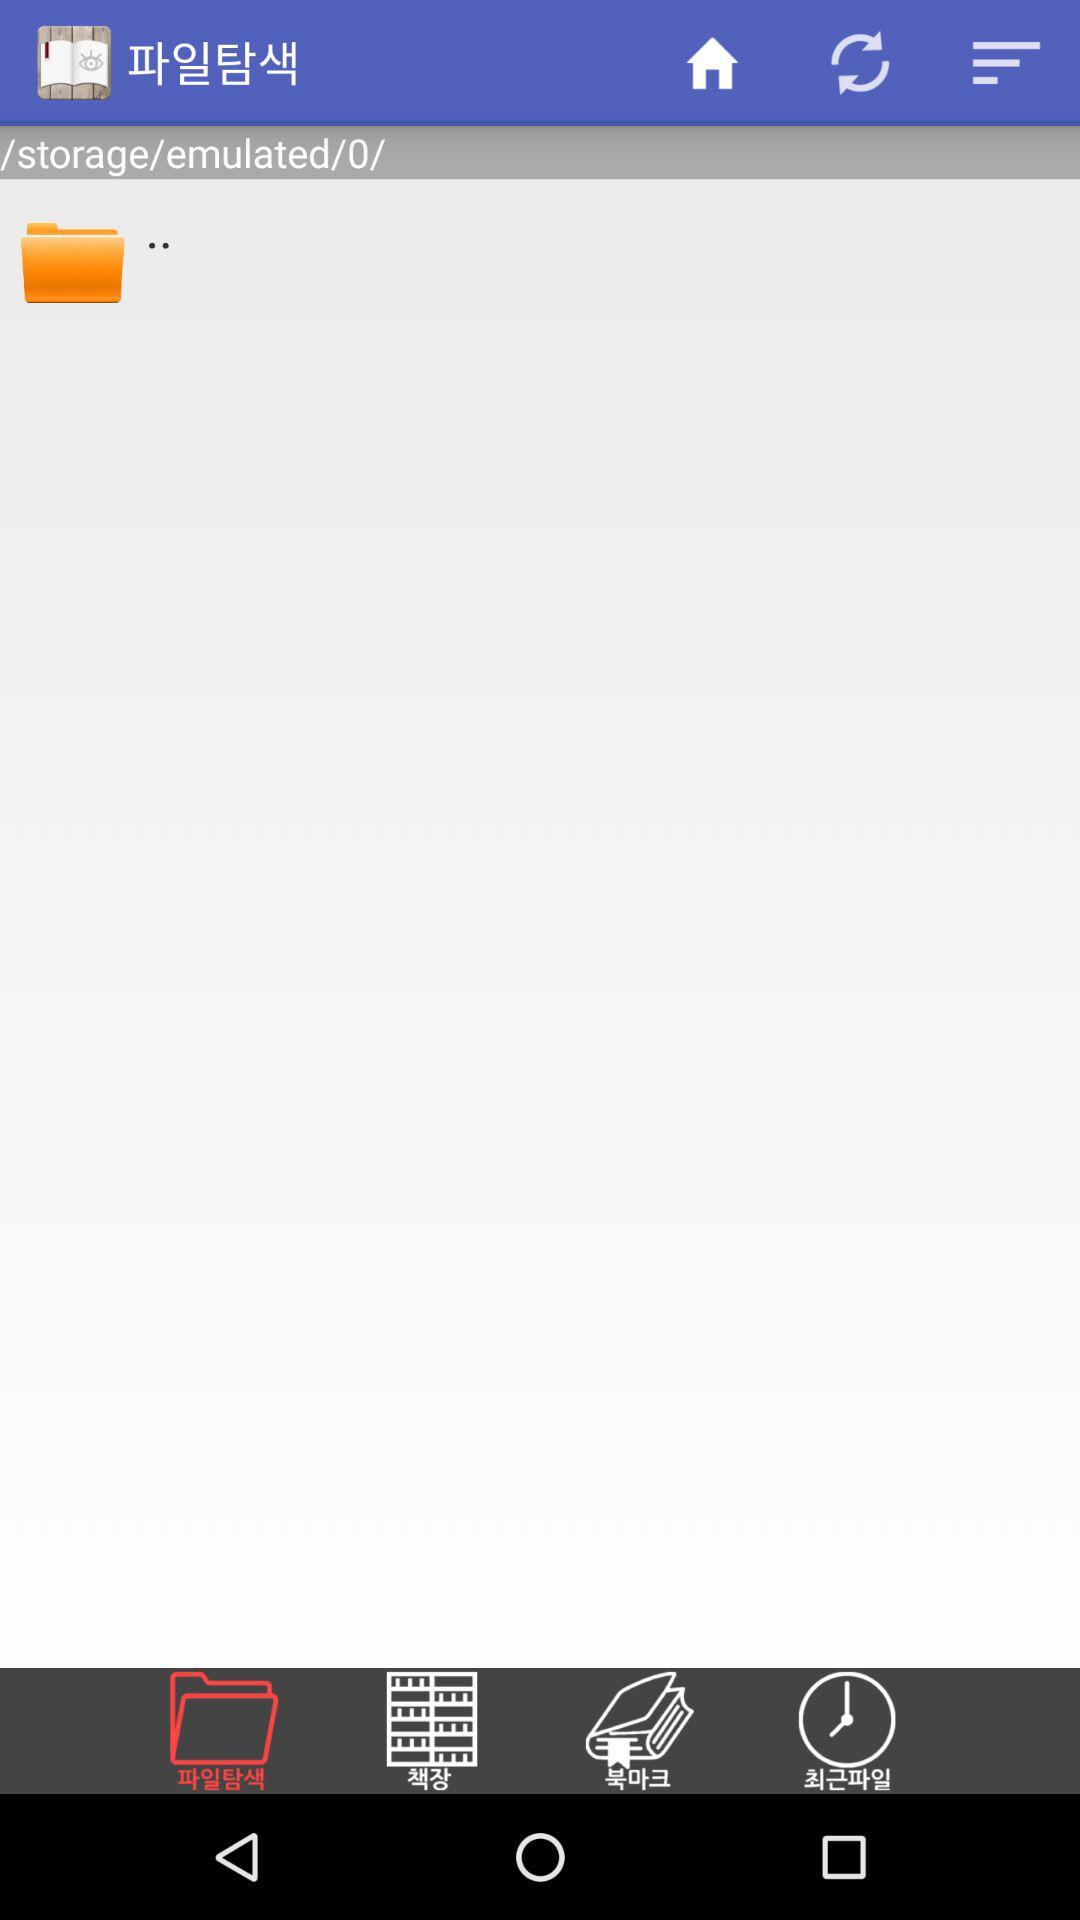 The height and width of the screenshot is (1920, 1080). I want to click on app below /storage/emulated/0/, so click(598, 227).